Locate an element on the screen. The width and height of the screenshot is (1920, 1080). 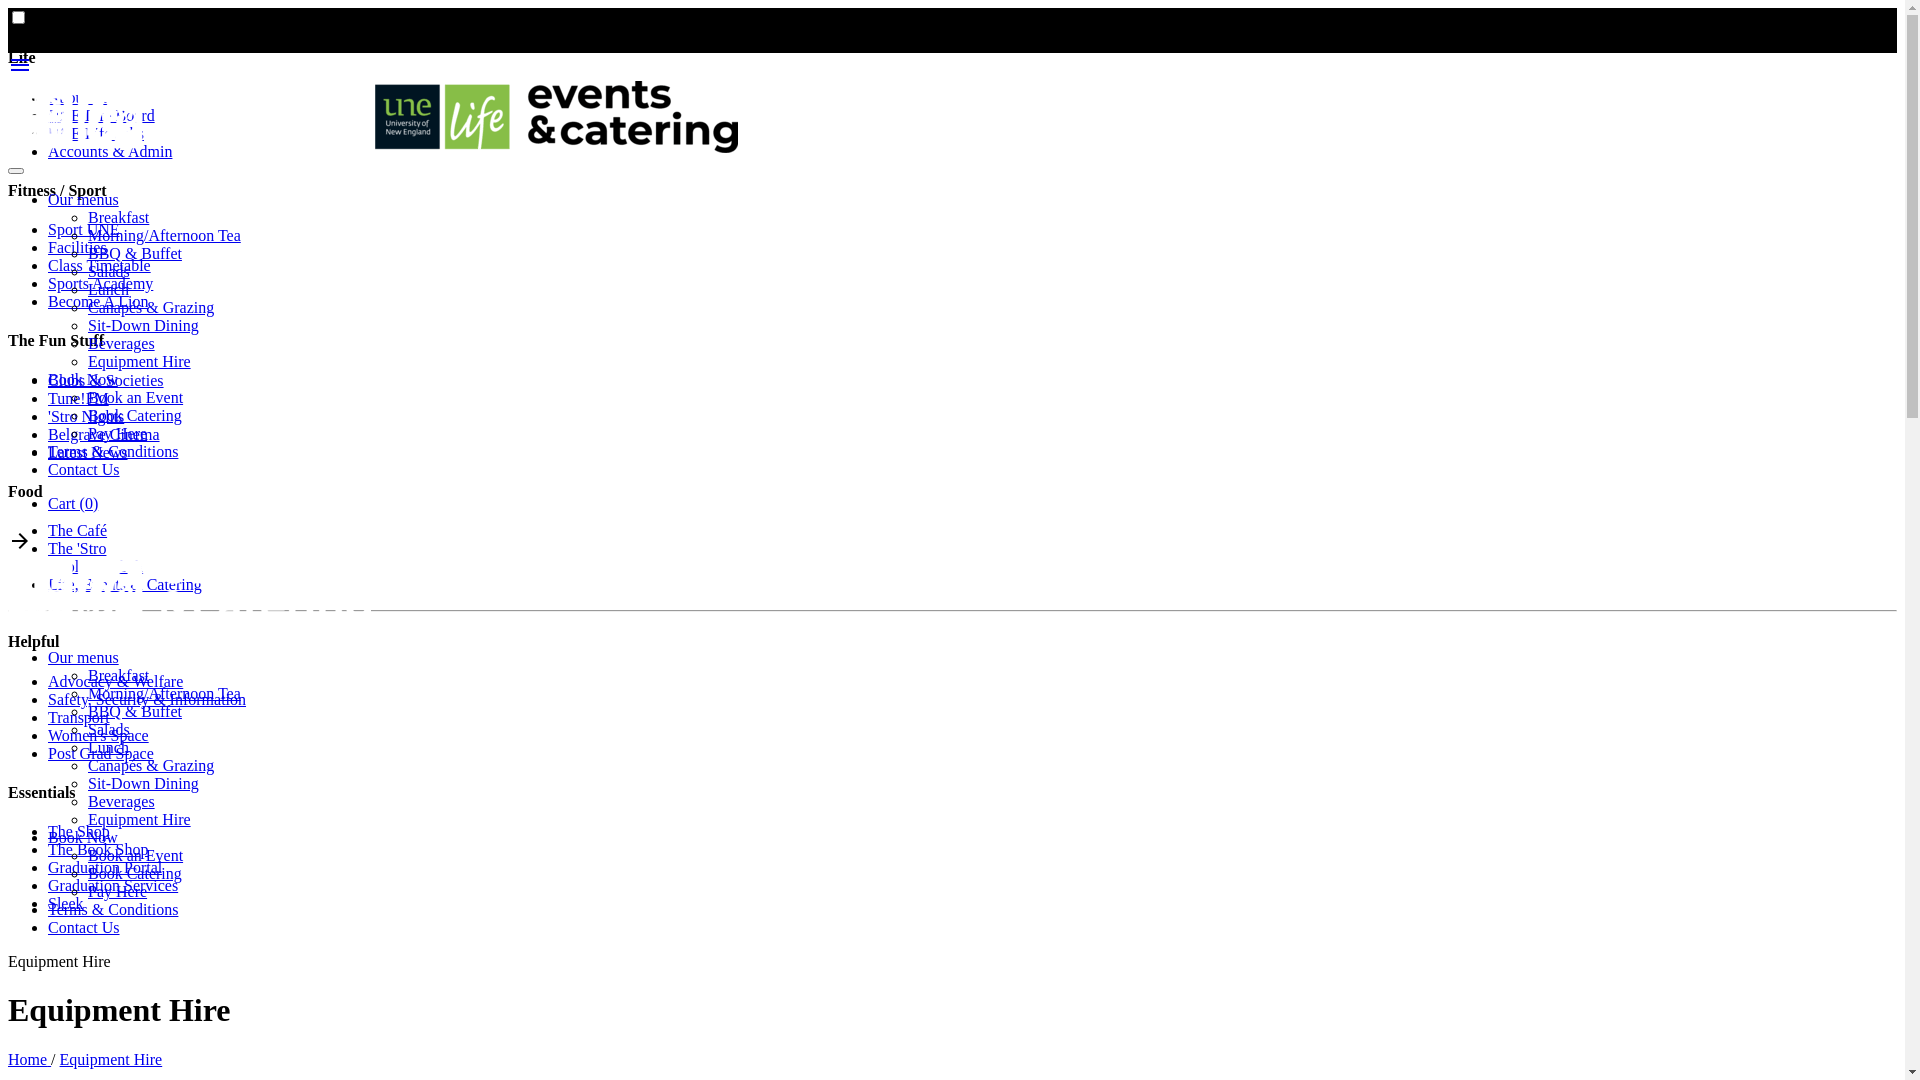
'Belgrave Cinema' is located at coordinates (103, 433).